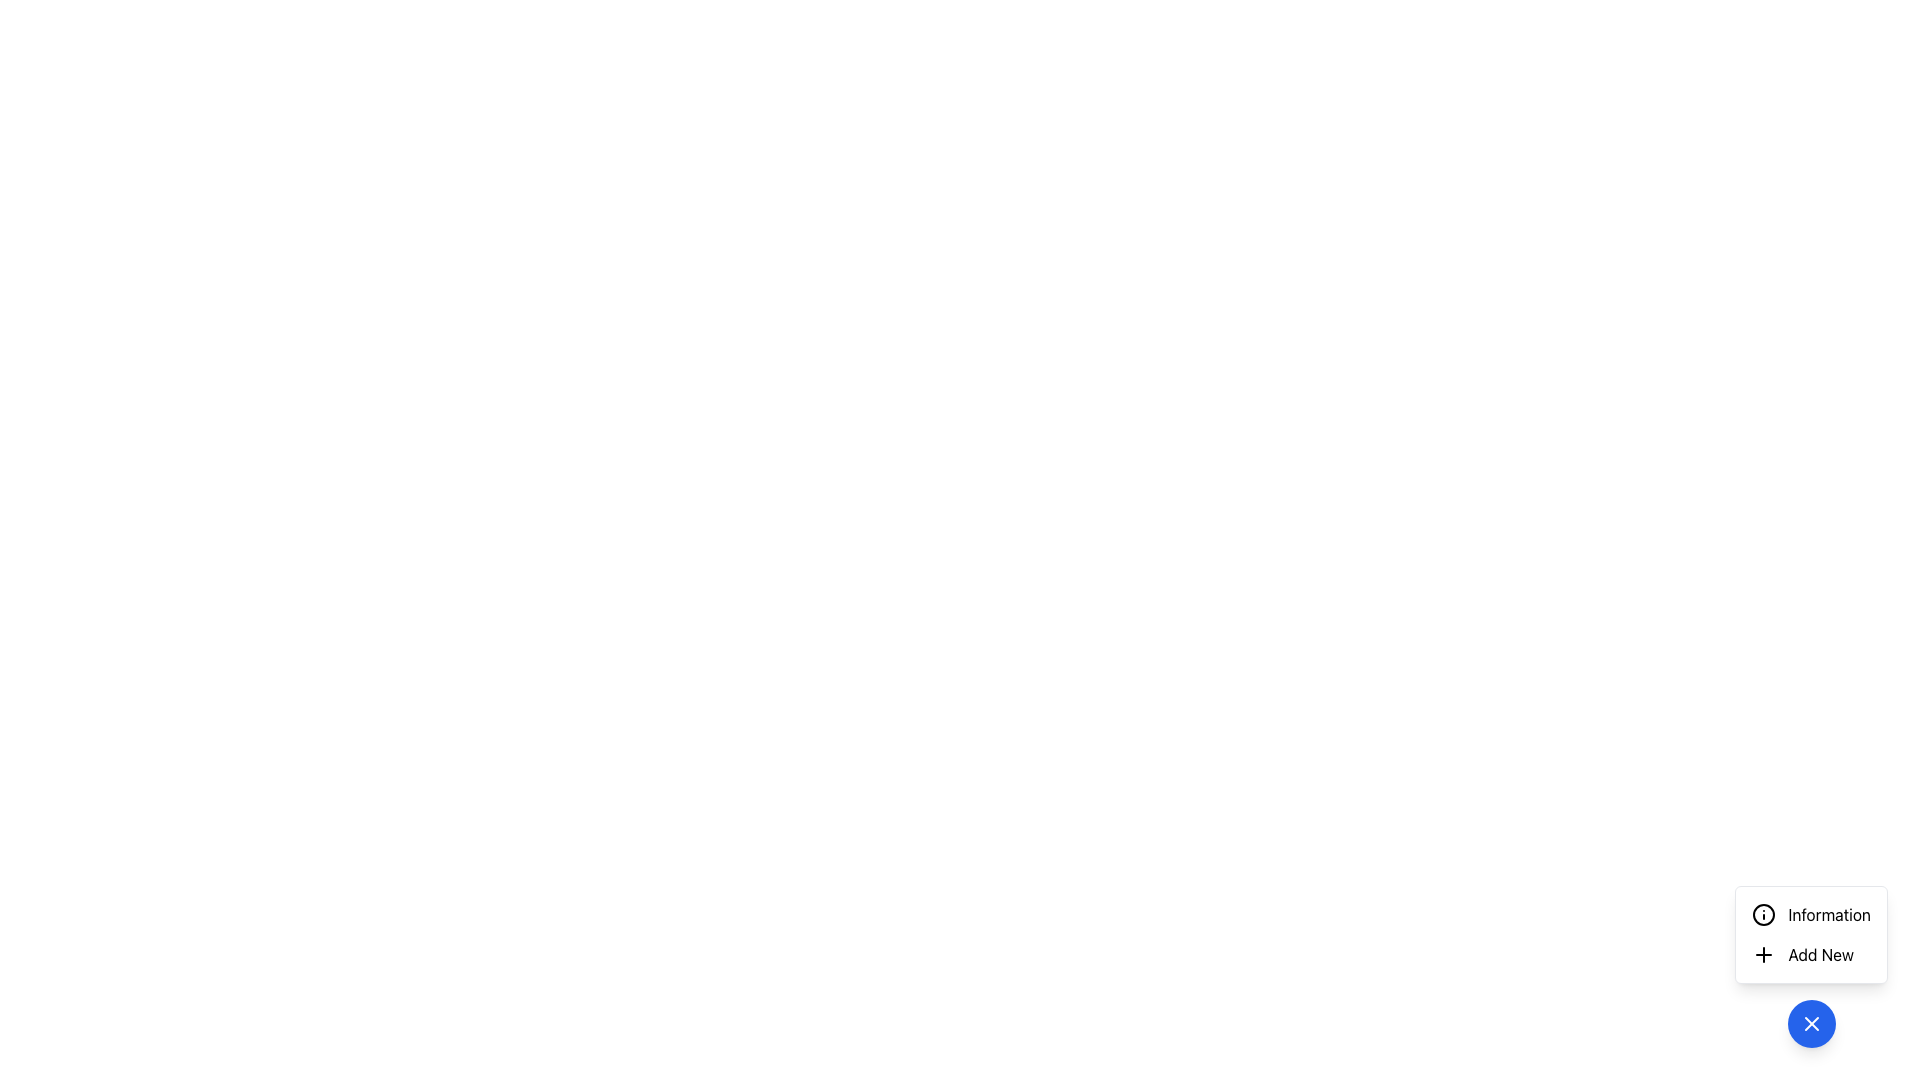  What do you see at coordinates (1764, 914) in the screenshot?
I see `the minimalistic circular information icon located at the top-left corner next to the 'Information' label` at bounding box center [1764, 914].